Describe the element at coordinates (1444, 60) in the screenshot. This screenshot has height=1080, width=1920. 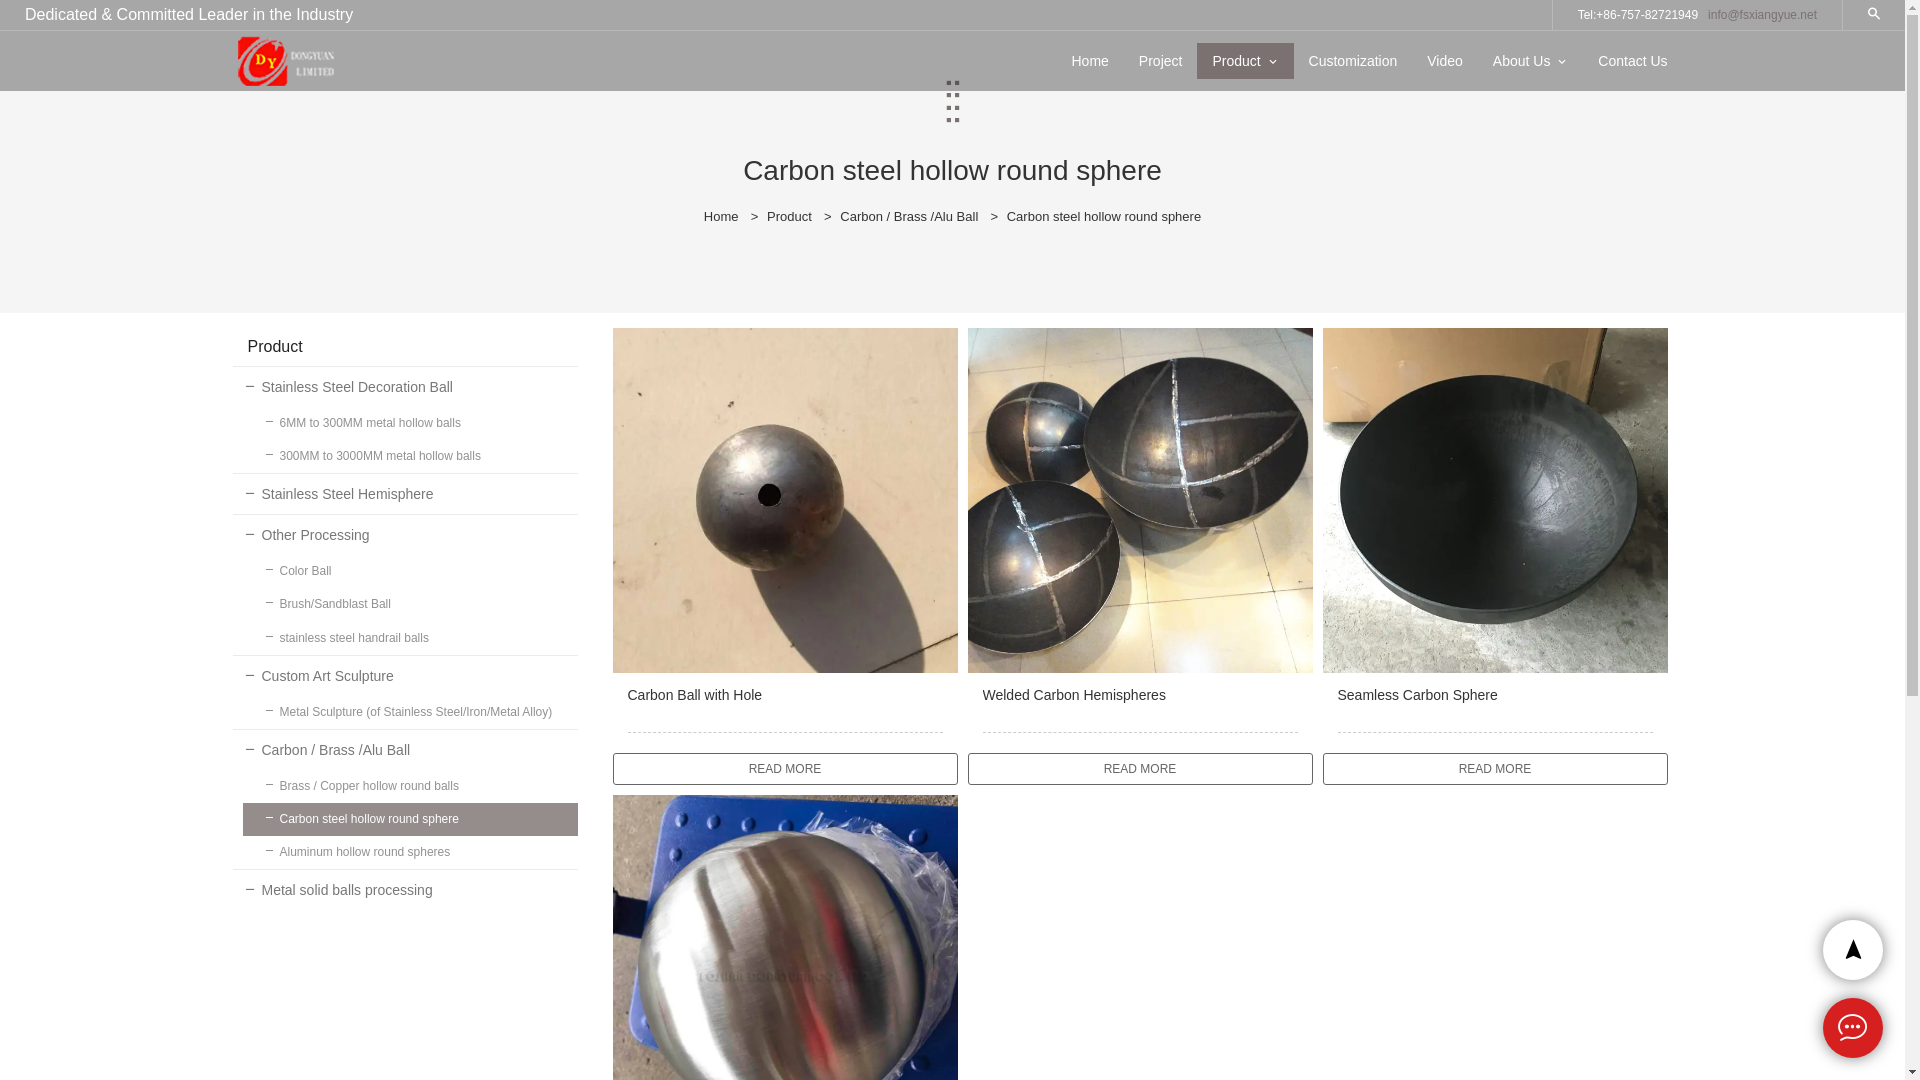
I see `'Video'` at that location.